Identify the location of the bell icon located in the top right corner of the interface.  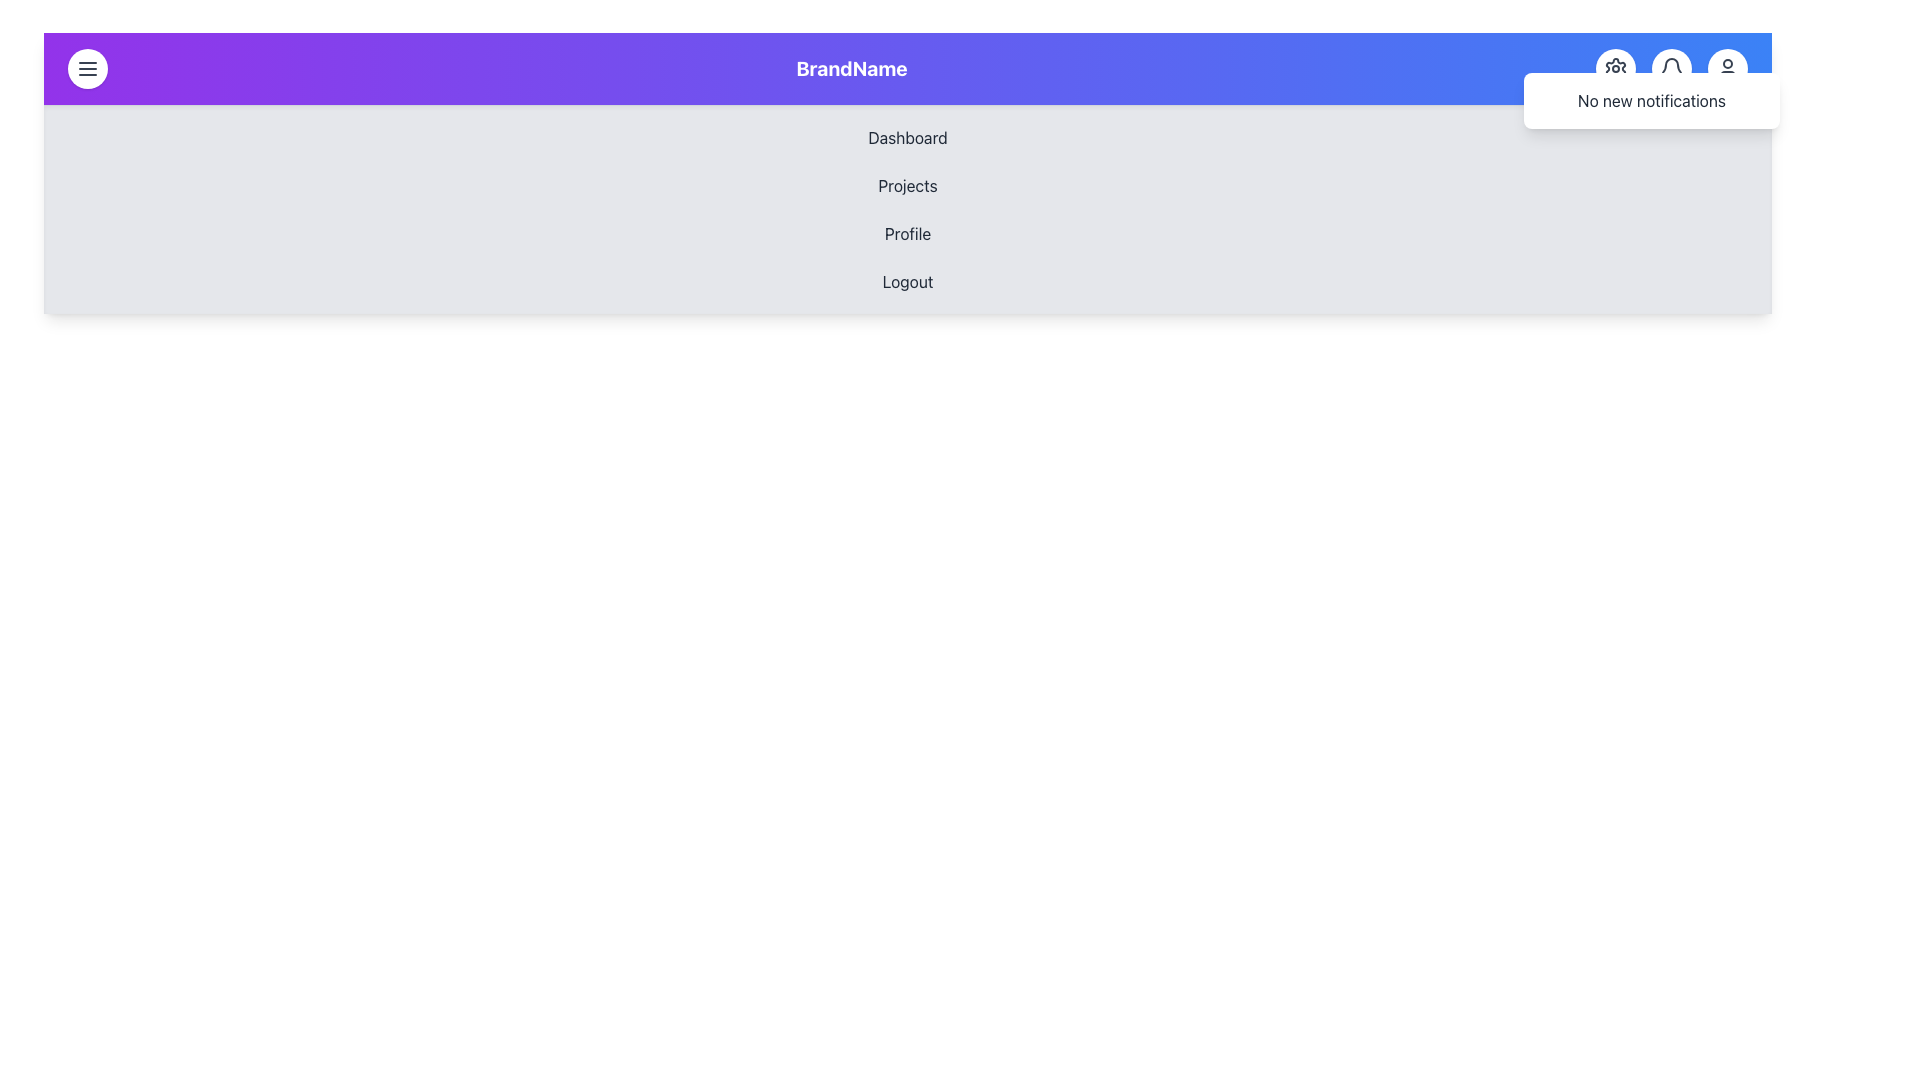
(1671, 68).